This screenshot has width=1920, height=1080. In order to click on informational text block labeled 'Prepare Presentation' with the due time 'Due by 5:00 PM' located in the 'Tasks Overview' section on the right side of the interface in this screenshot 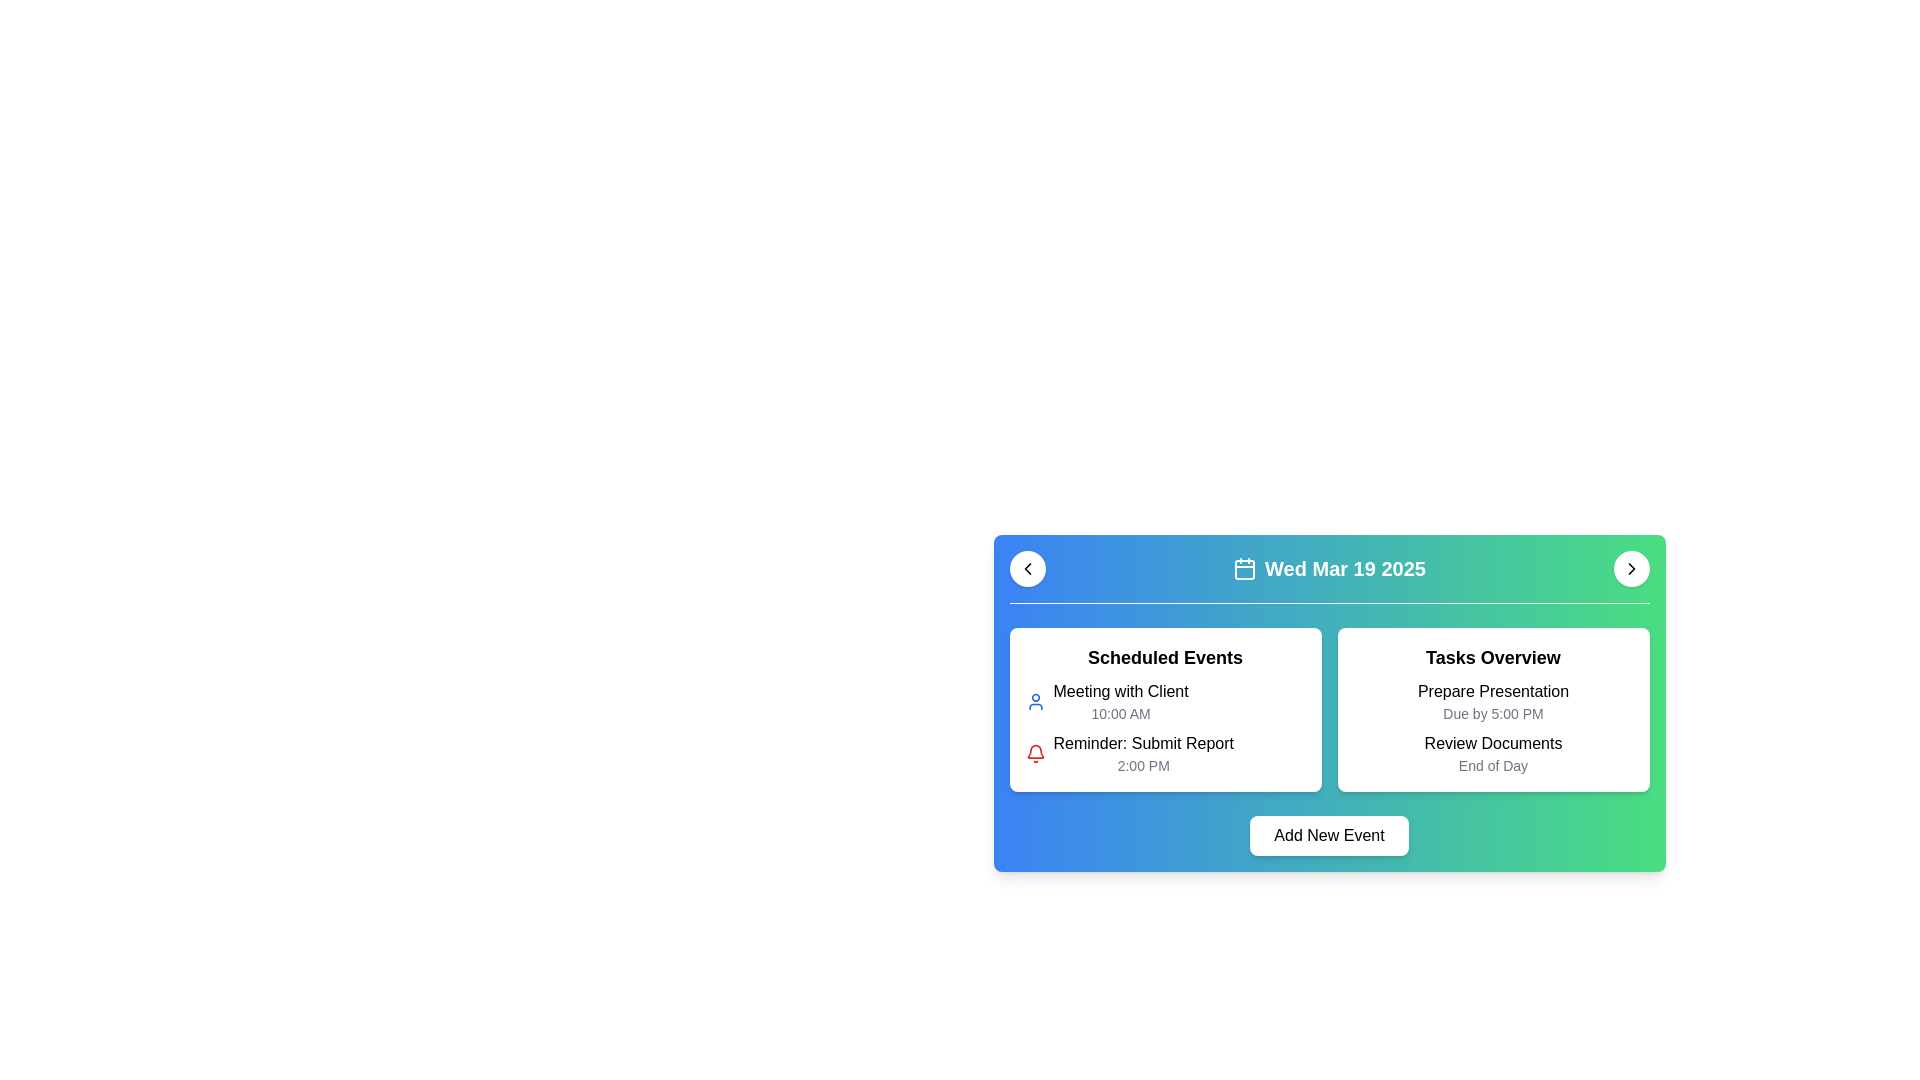, I will do `click(1493, 701)`.